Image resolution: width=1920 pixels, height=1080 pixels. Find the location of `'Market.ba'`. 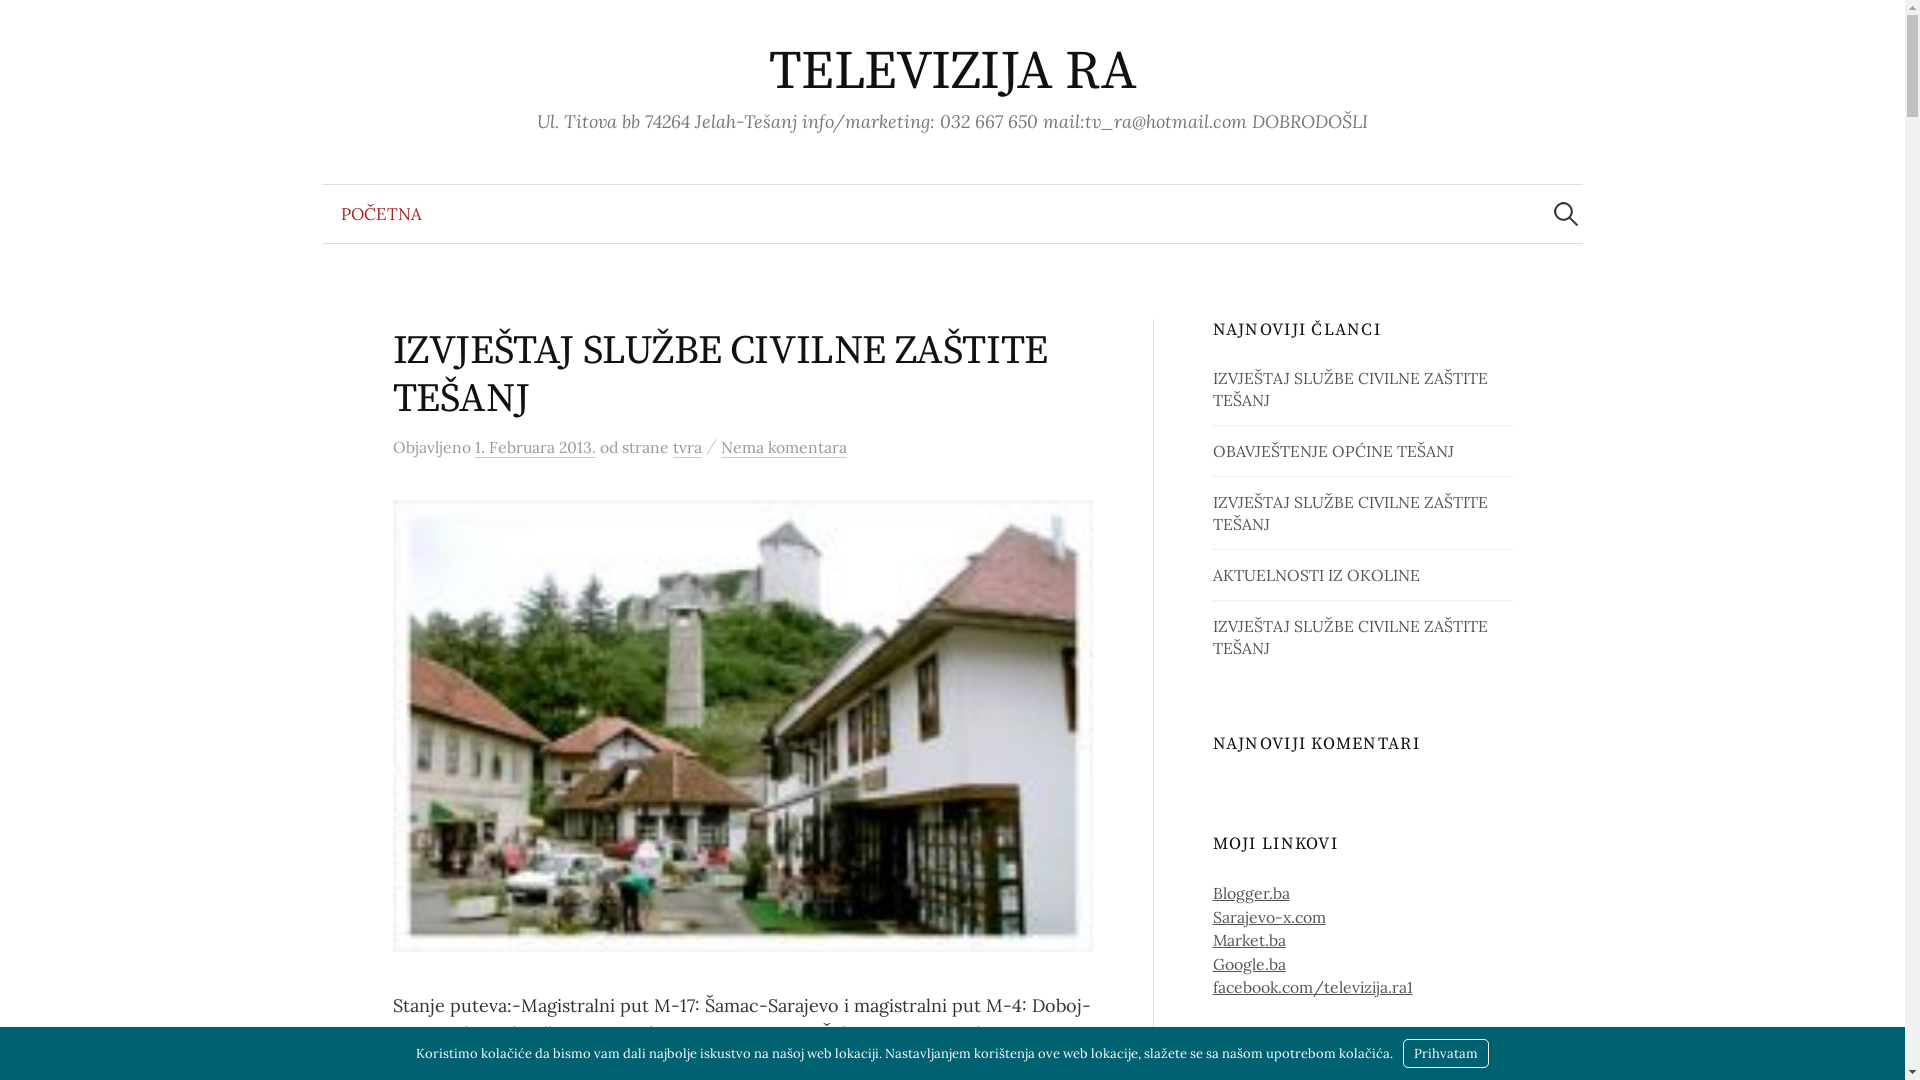

'Market.ba' is located at coordinates (1248, 940).